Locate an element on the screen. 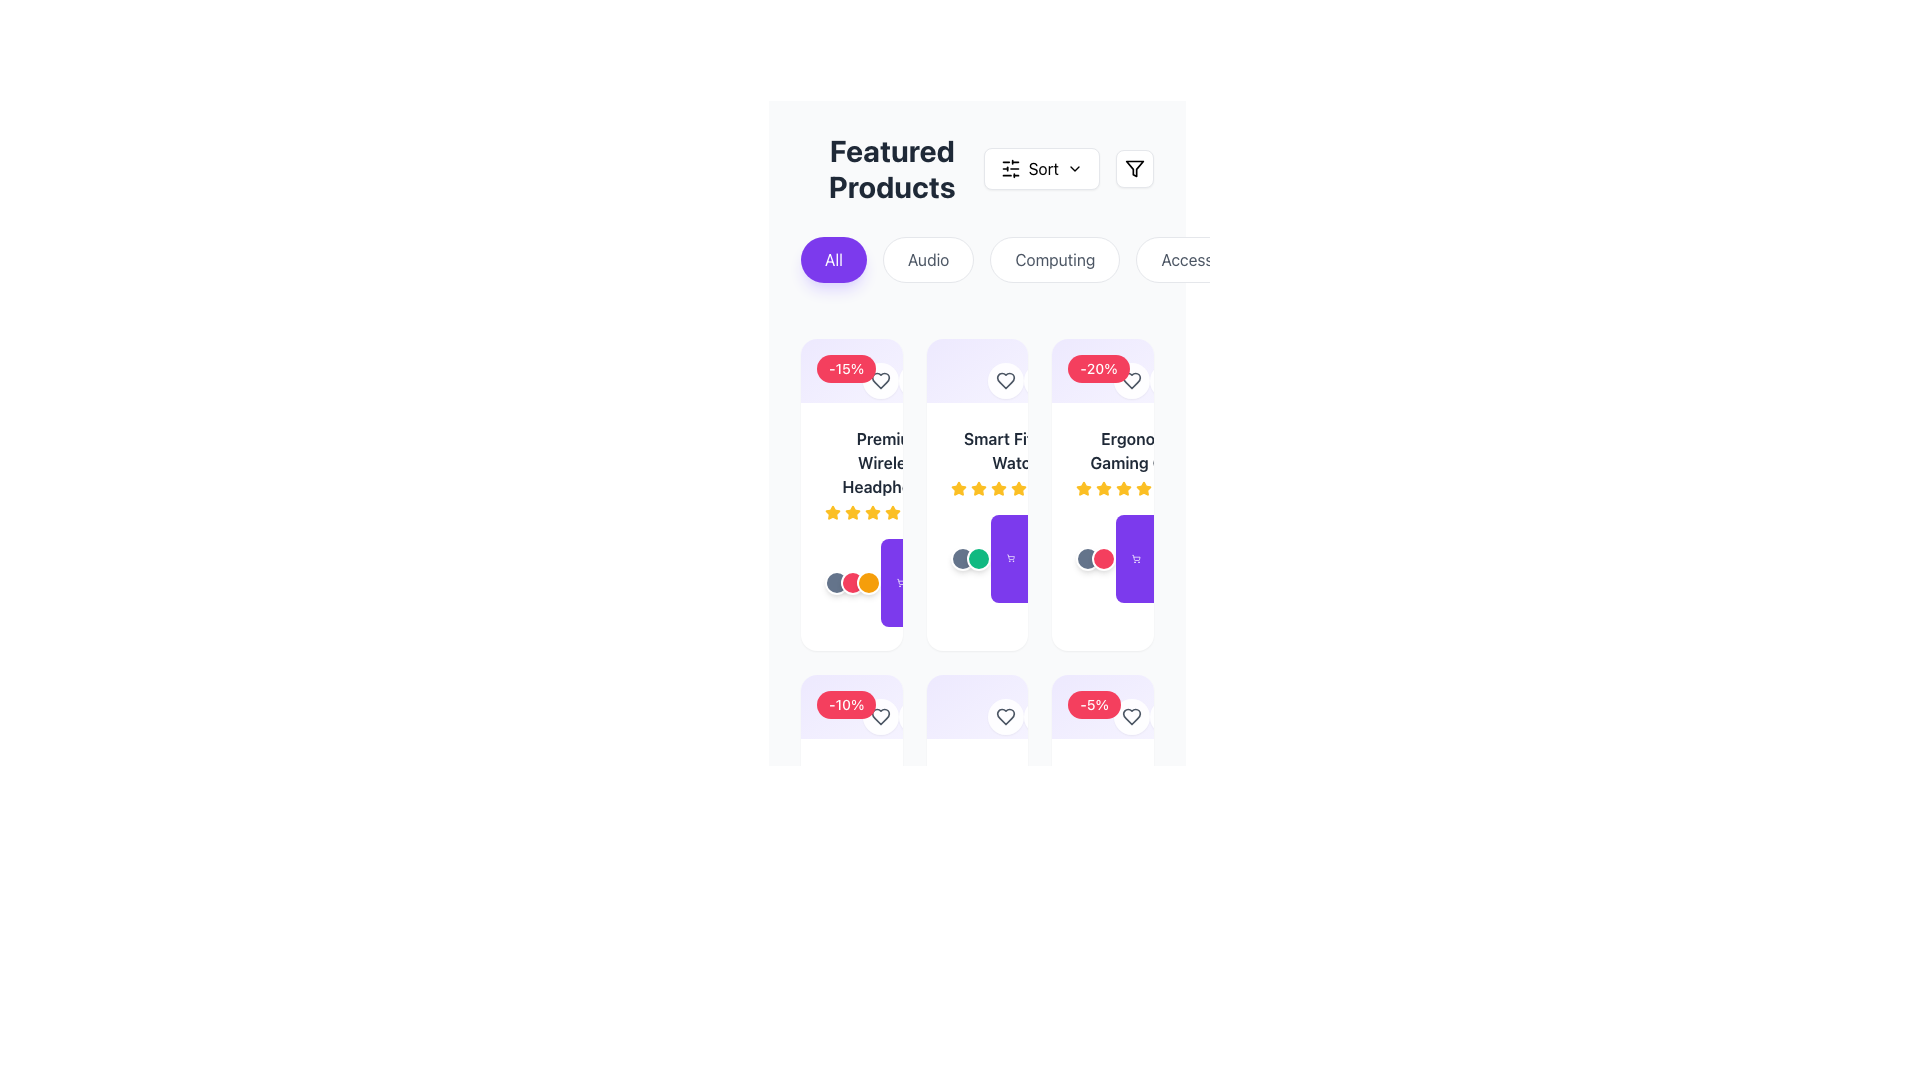  the 'Computing' pill-shaped button located under the 'Featured Products' title is located at coordinates (1054, 258).